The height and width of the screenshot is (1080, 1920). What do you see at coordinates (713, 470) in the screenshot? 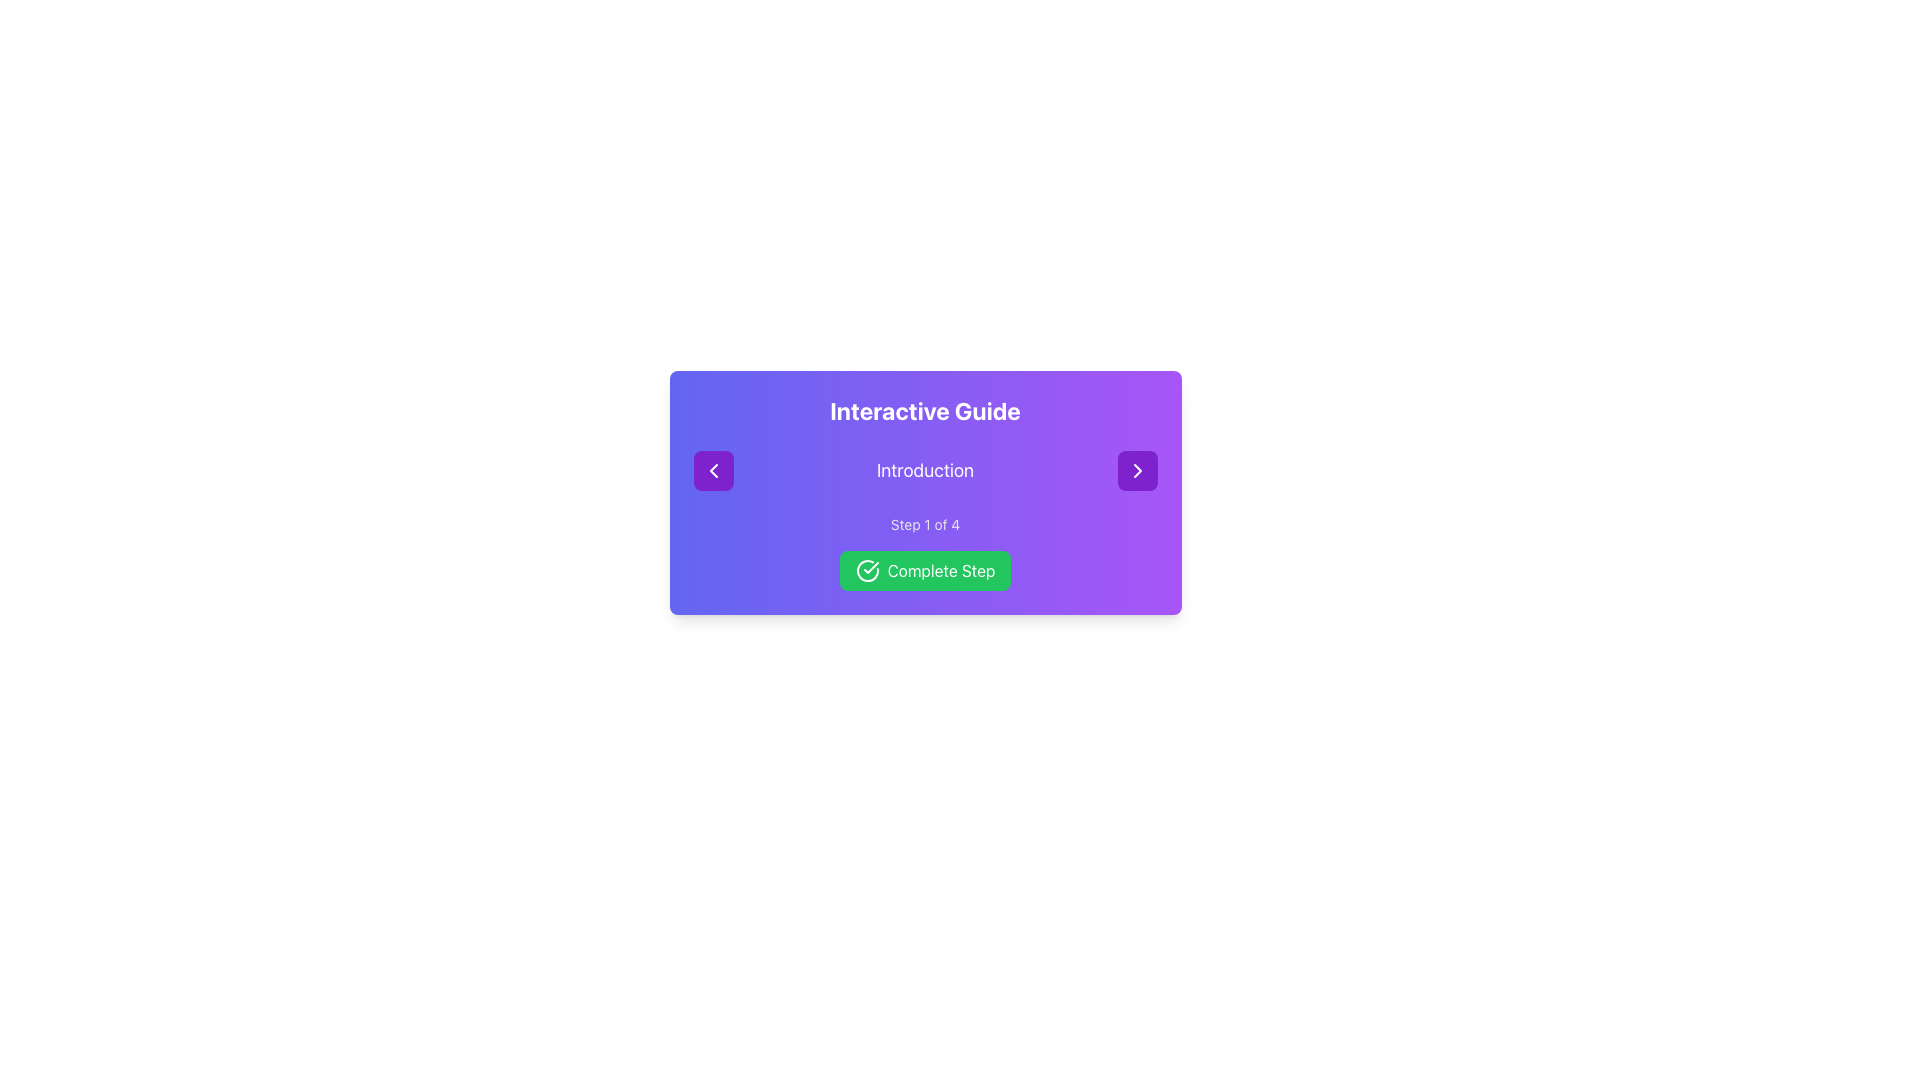
I see `the small, triangular, left-pointing arrow icon located within the interactive guide component` at bounding box center [713, 470].